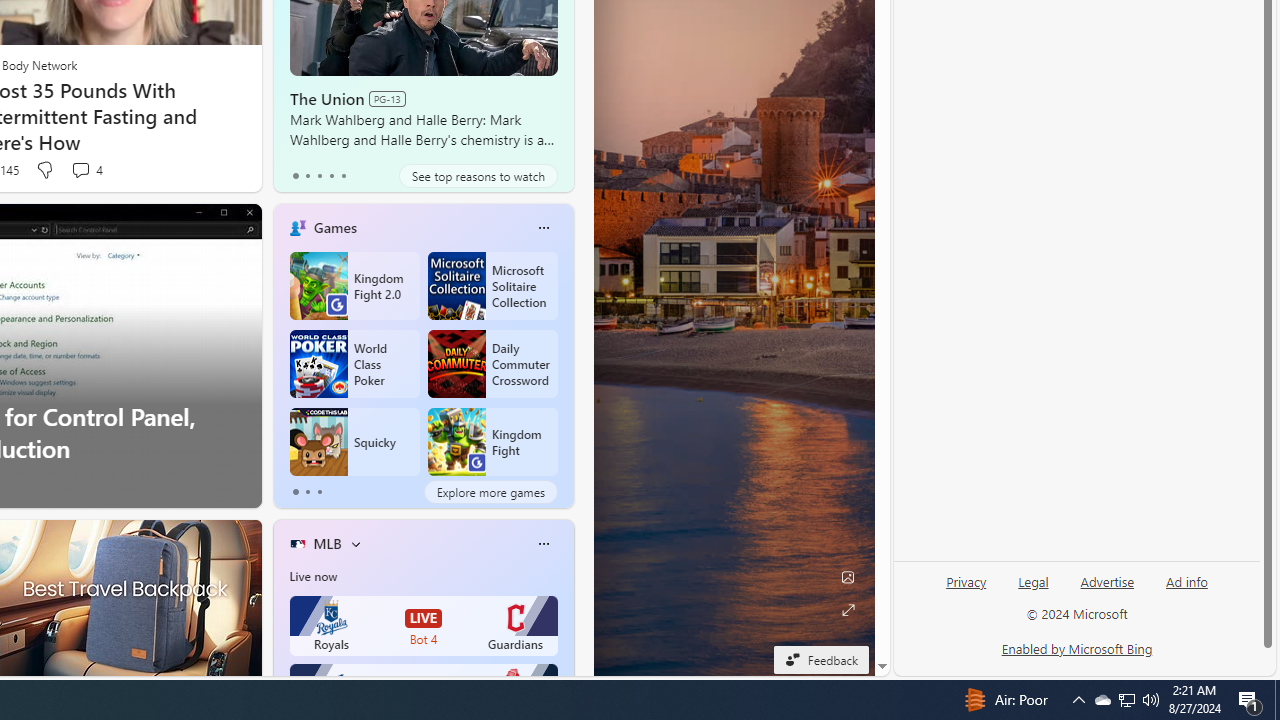 Image resolution: width=1280 pixels, height=720 pixels. Describe the element at coordinates (1187, 582) in the screenshot. I see `'Ad info'` at that location.